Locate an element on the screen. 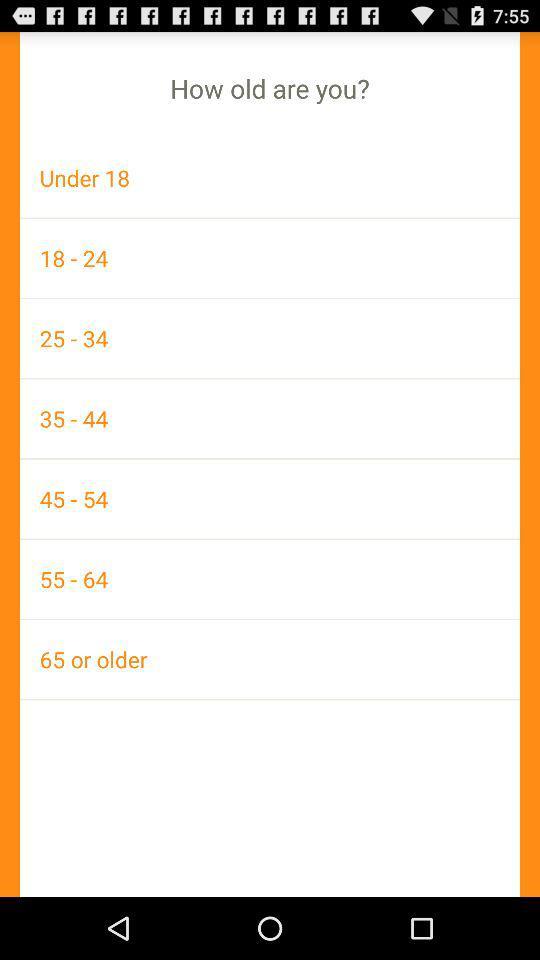  the 45 - 54 is located at coordinates (270, 498).